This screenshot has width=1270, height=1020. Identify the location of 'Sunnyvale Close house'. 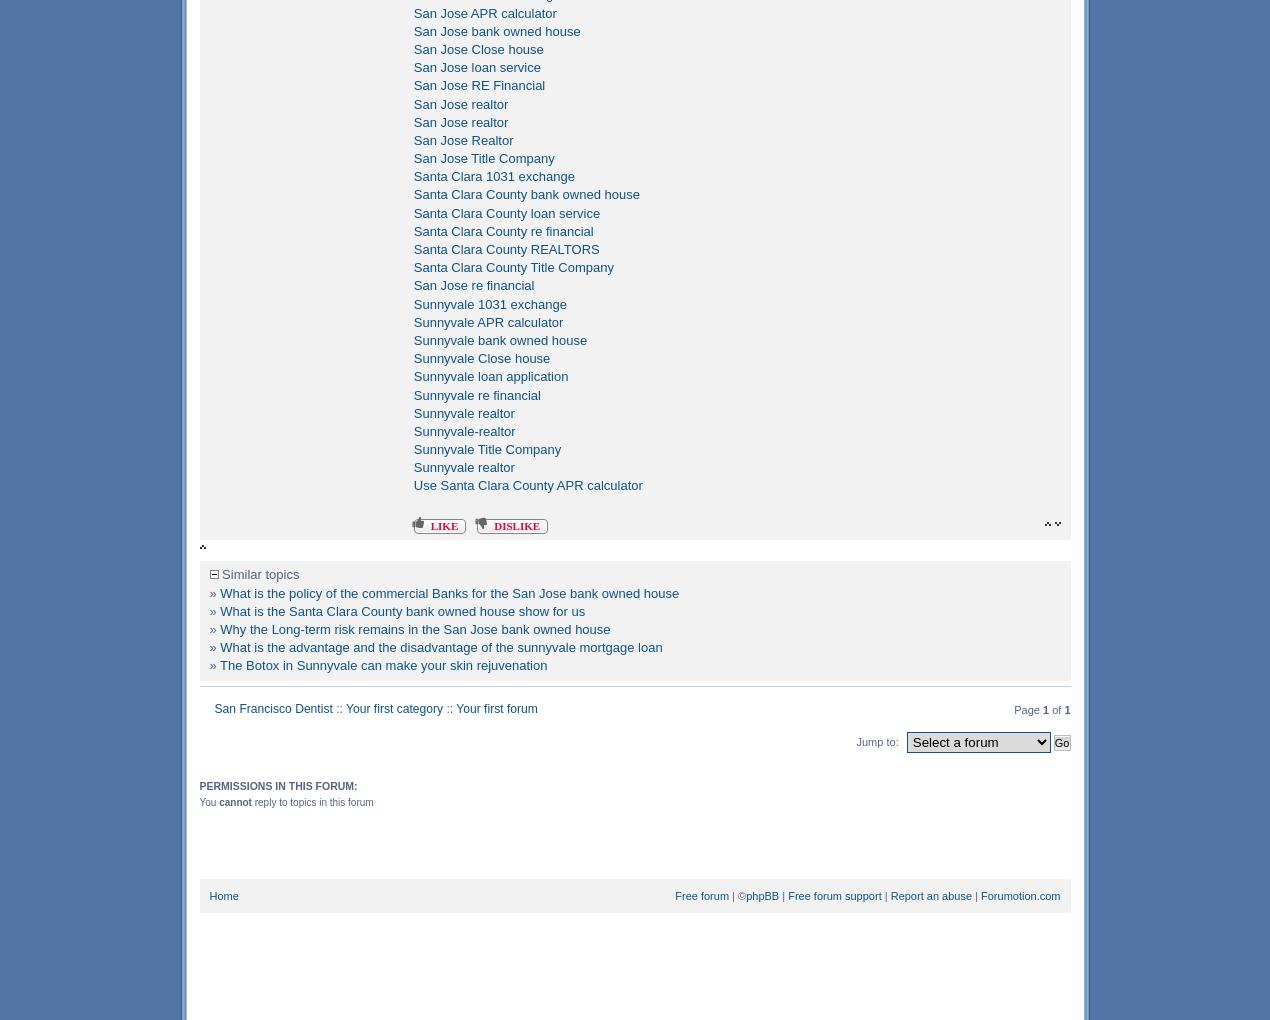
(481, 357).